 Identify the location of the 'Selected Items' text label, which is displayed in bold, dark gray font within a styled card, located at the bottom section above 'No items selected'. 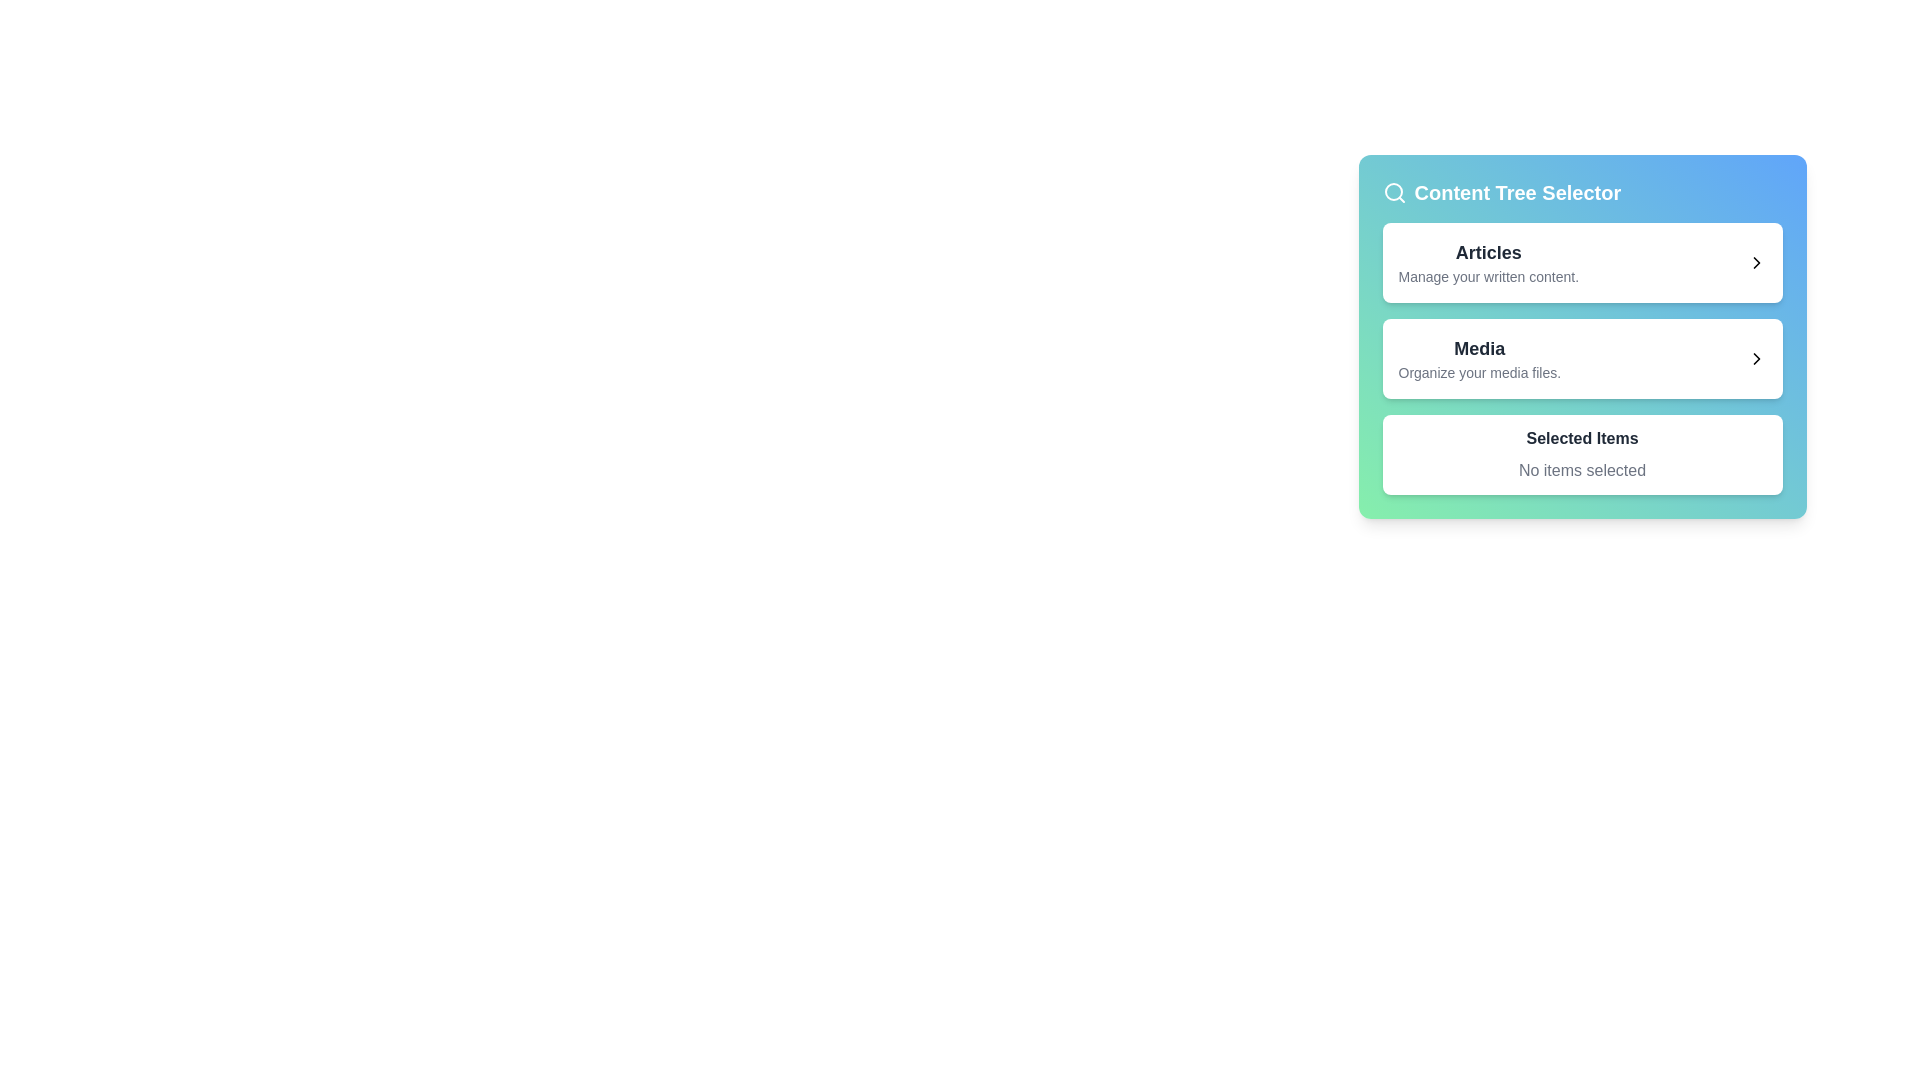
(1581, 438).